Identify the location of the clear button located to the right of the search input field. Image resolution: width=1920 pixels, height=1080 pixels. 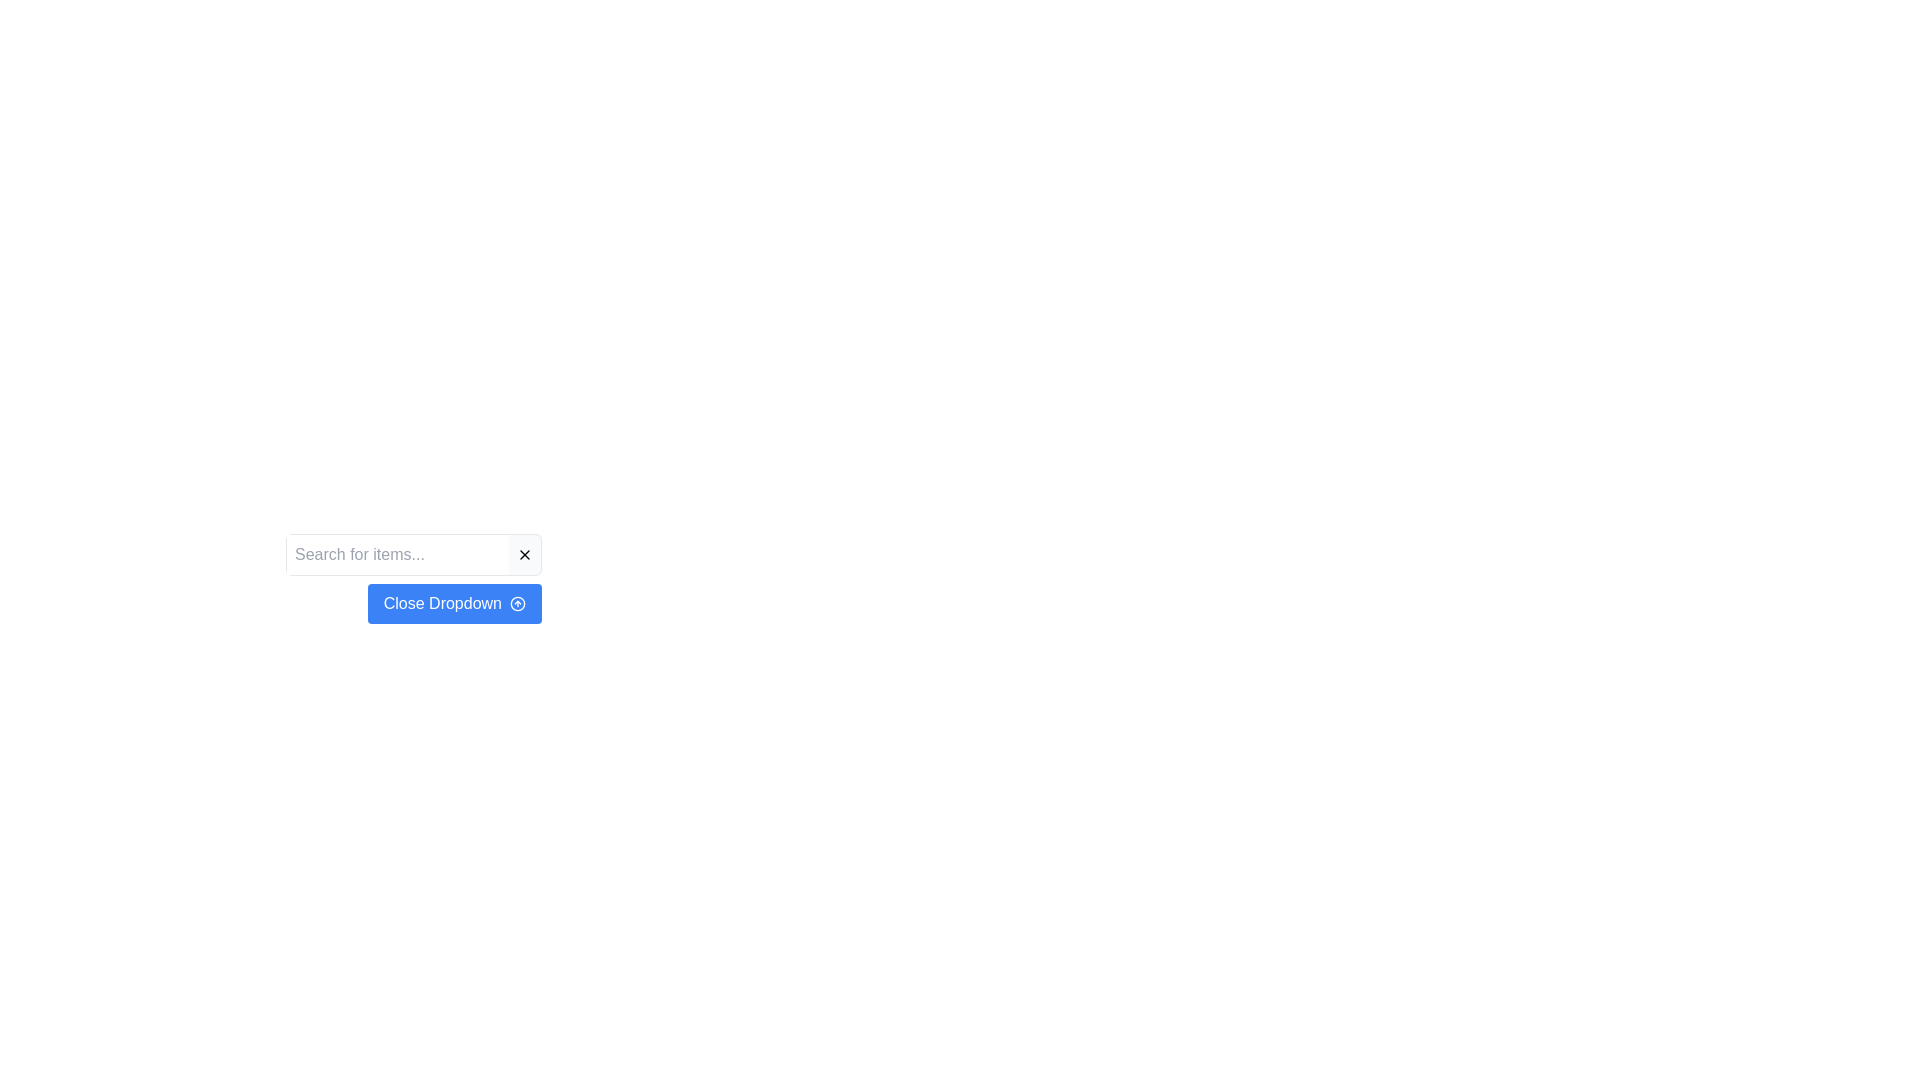
(524, 555).